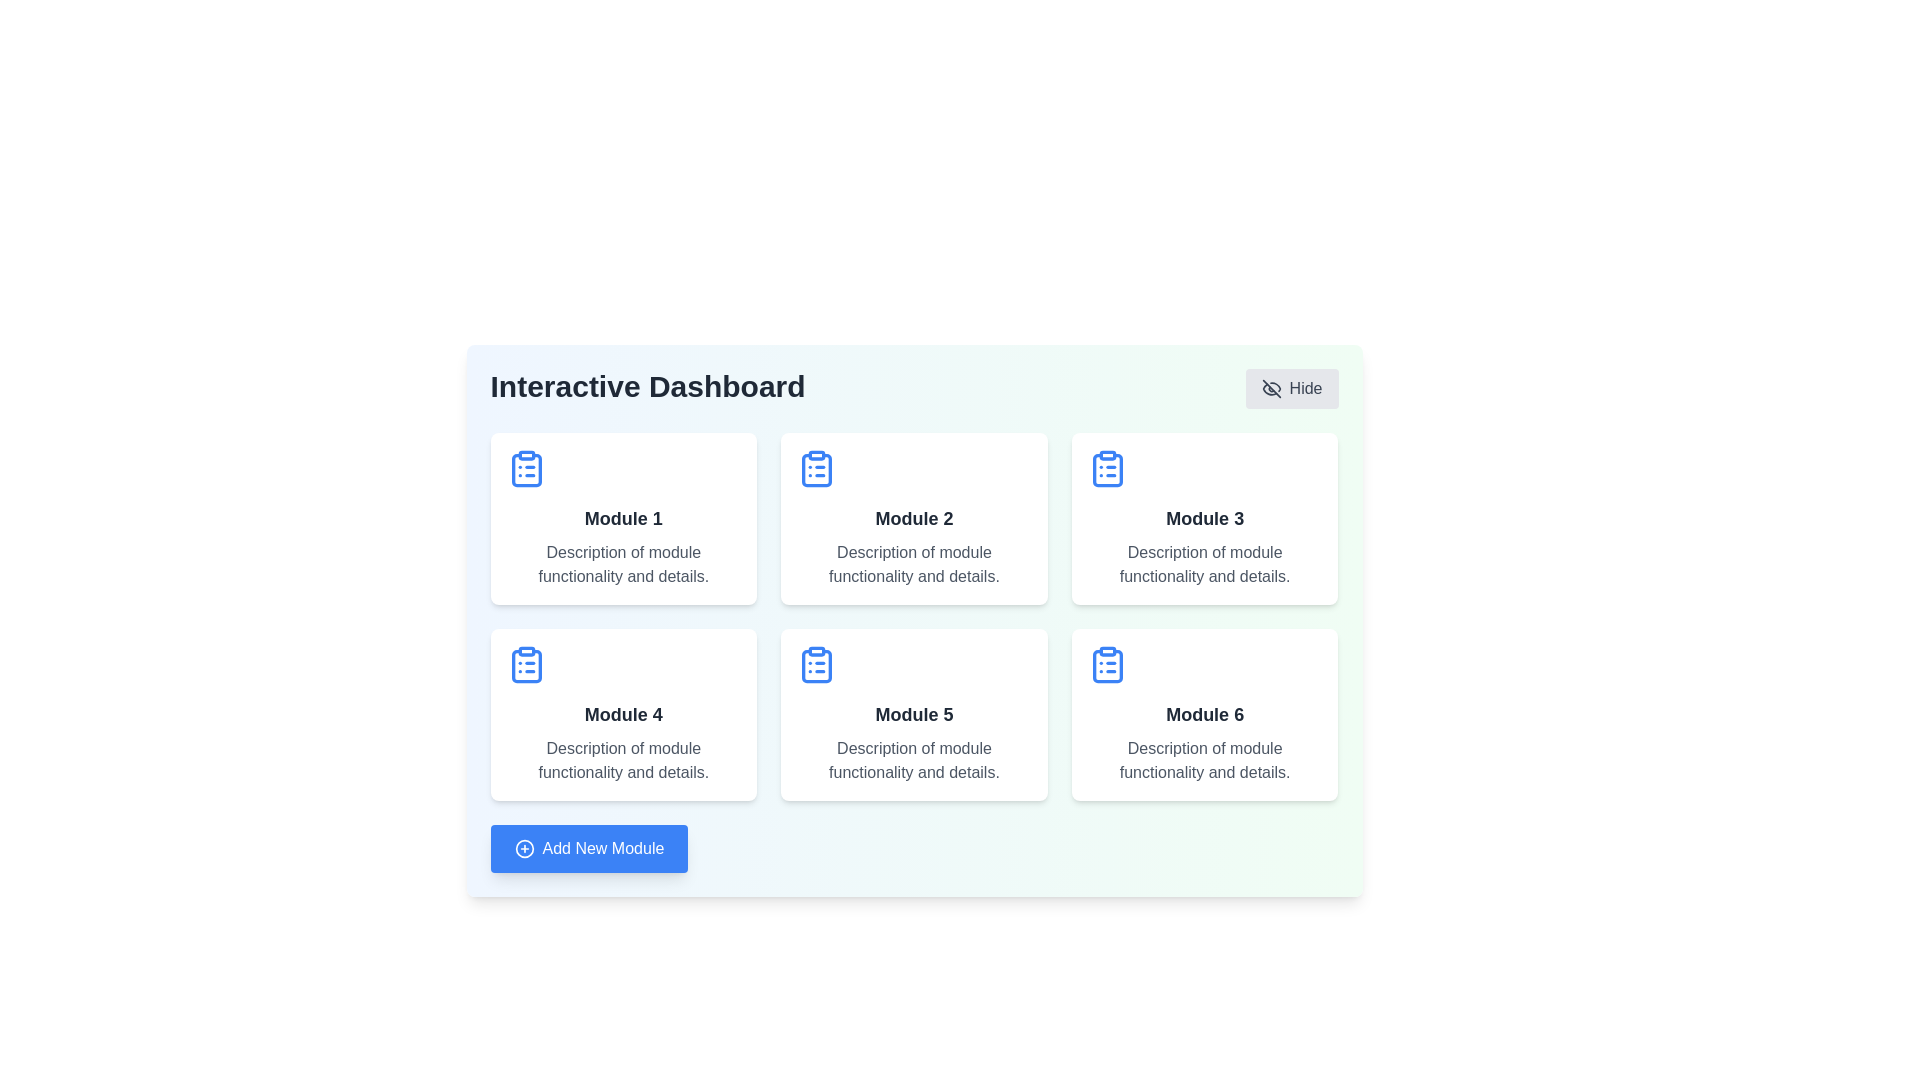  What do you see at coordinates (1270, 389) in the screenshot?
I see `the graphical icon in the top-right corner of the 'Interactive Dashboard' section` at bounding box center [1270, 389].